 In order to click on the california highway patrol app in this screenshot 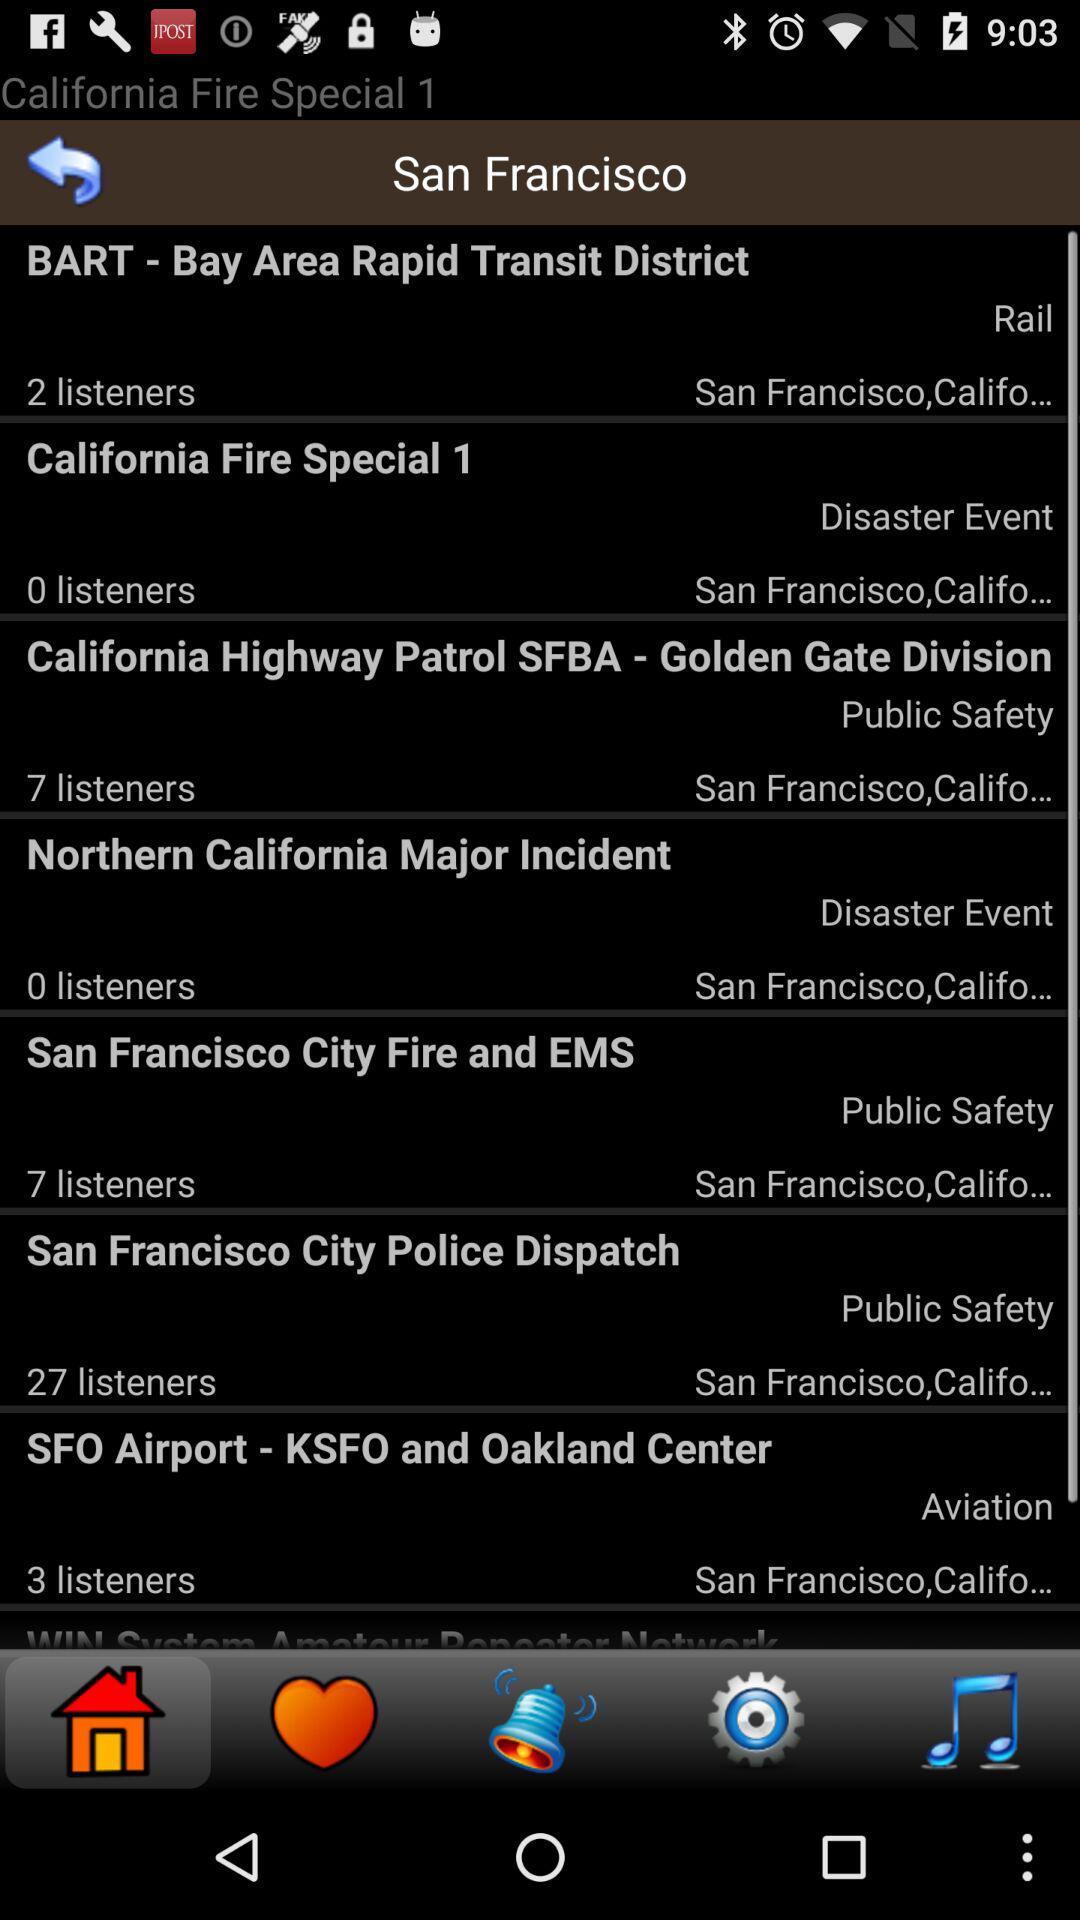, I will do `click(540, 654)`.